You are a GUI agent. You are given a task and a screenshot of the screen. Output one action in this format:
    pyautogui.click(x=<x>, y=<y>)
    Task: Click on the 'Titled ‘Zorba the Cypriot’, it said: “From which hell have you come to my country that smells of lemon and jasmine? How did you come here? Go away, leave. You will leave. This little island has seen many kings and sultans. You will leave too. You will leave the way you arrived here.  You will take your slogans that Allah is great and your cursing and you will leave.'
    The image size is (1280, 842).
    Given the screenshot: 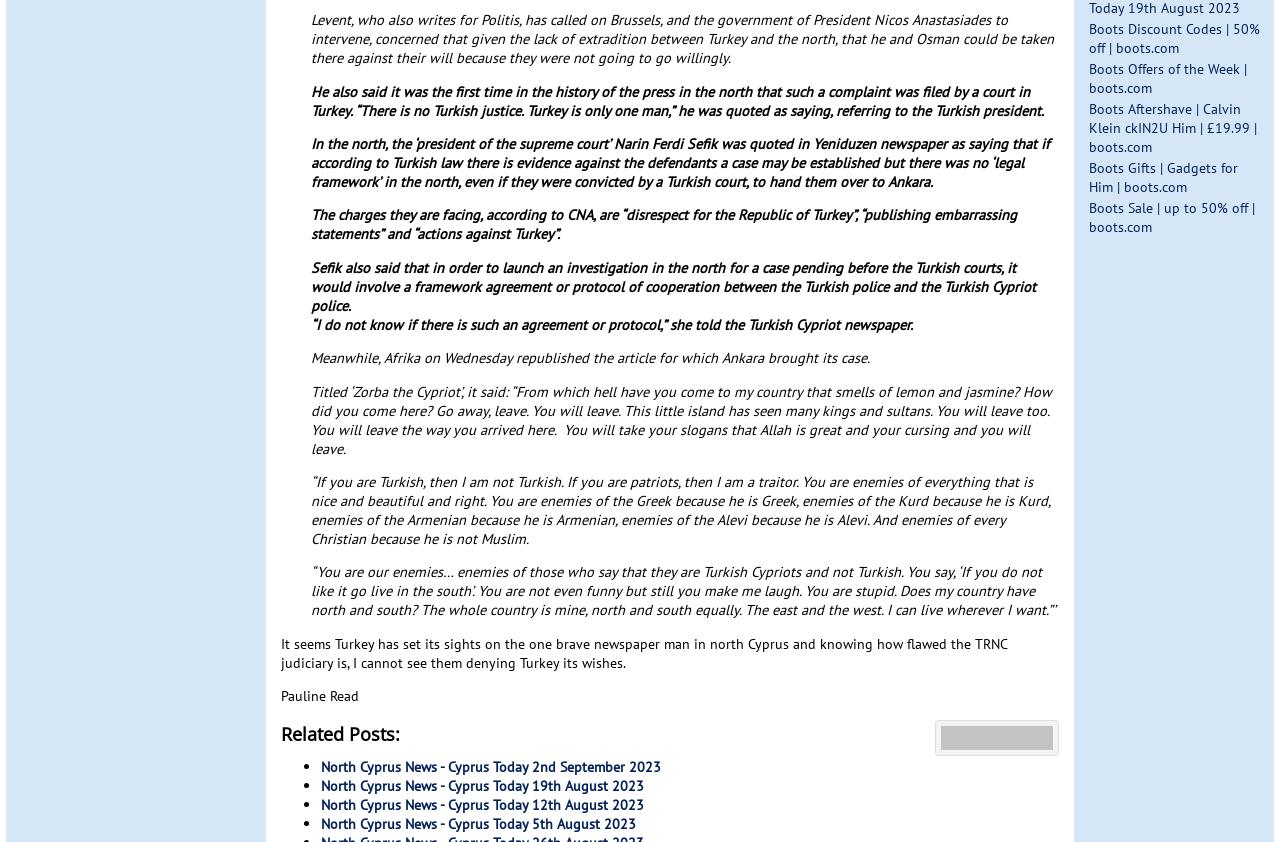 What is the action you would take?
    pyautogui.click(x=310, y=418)
    